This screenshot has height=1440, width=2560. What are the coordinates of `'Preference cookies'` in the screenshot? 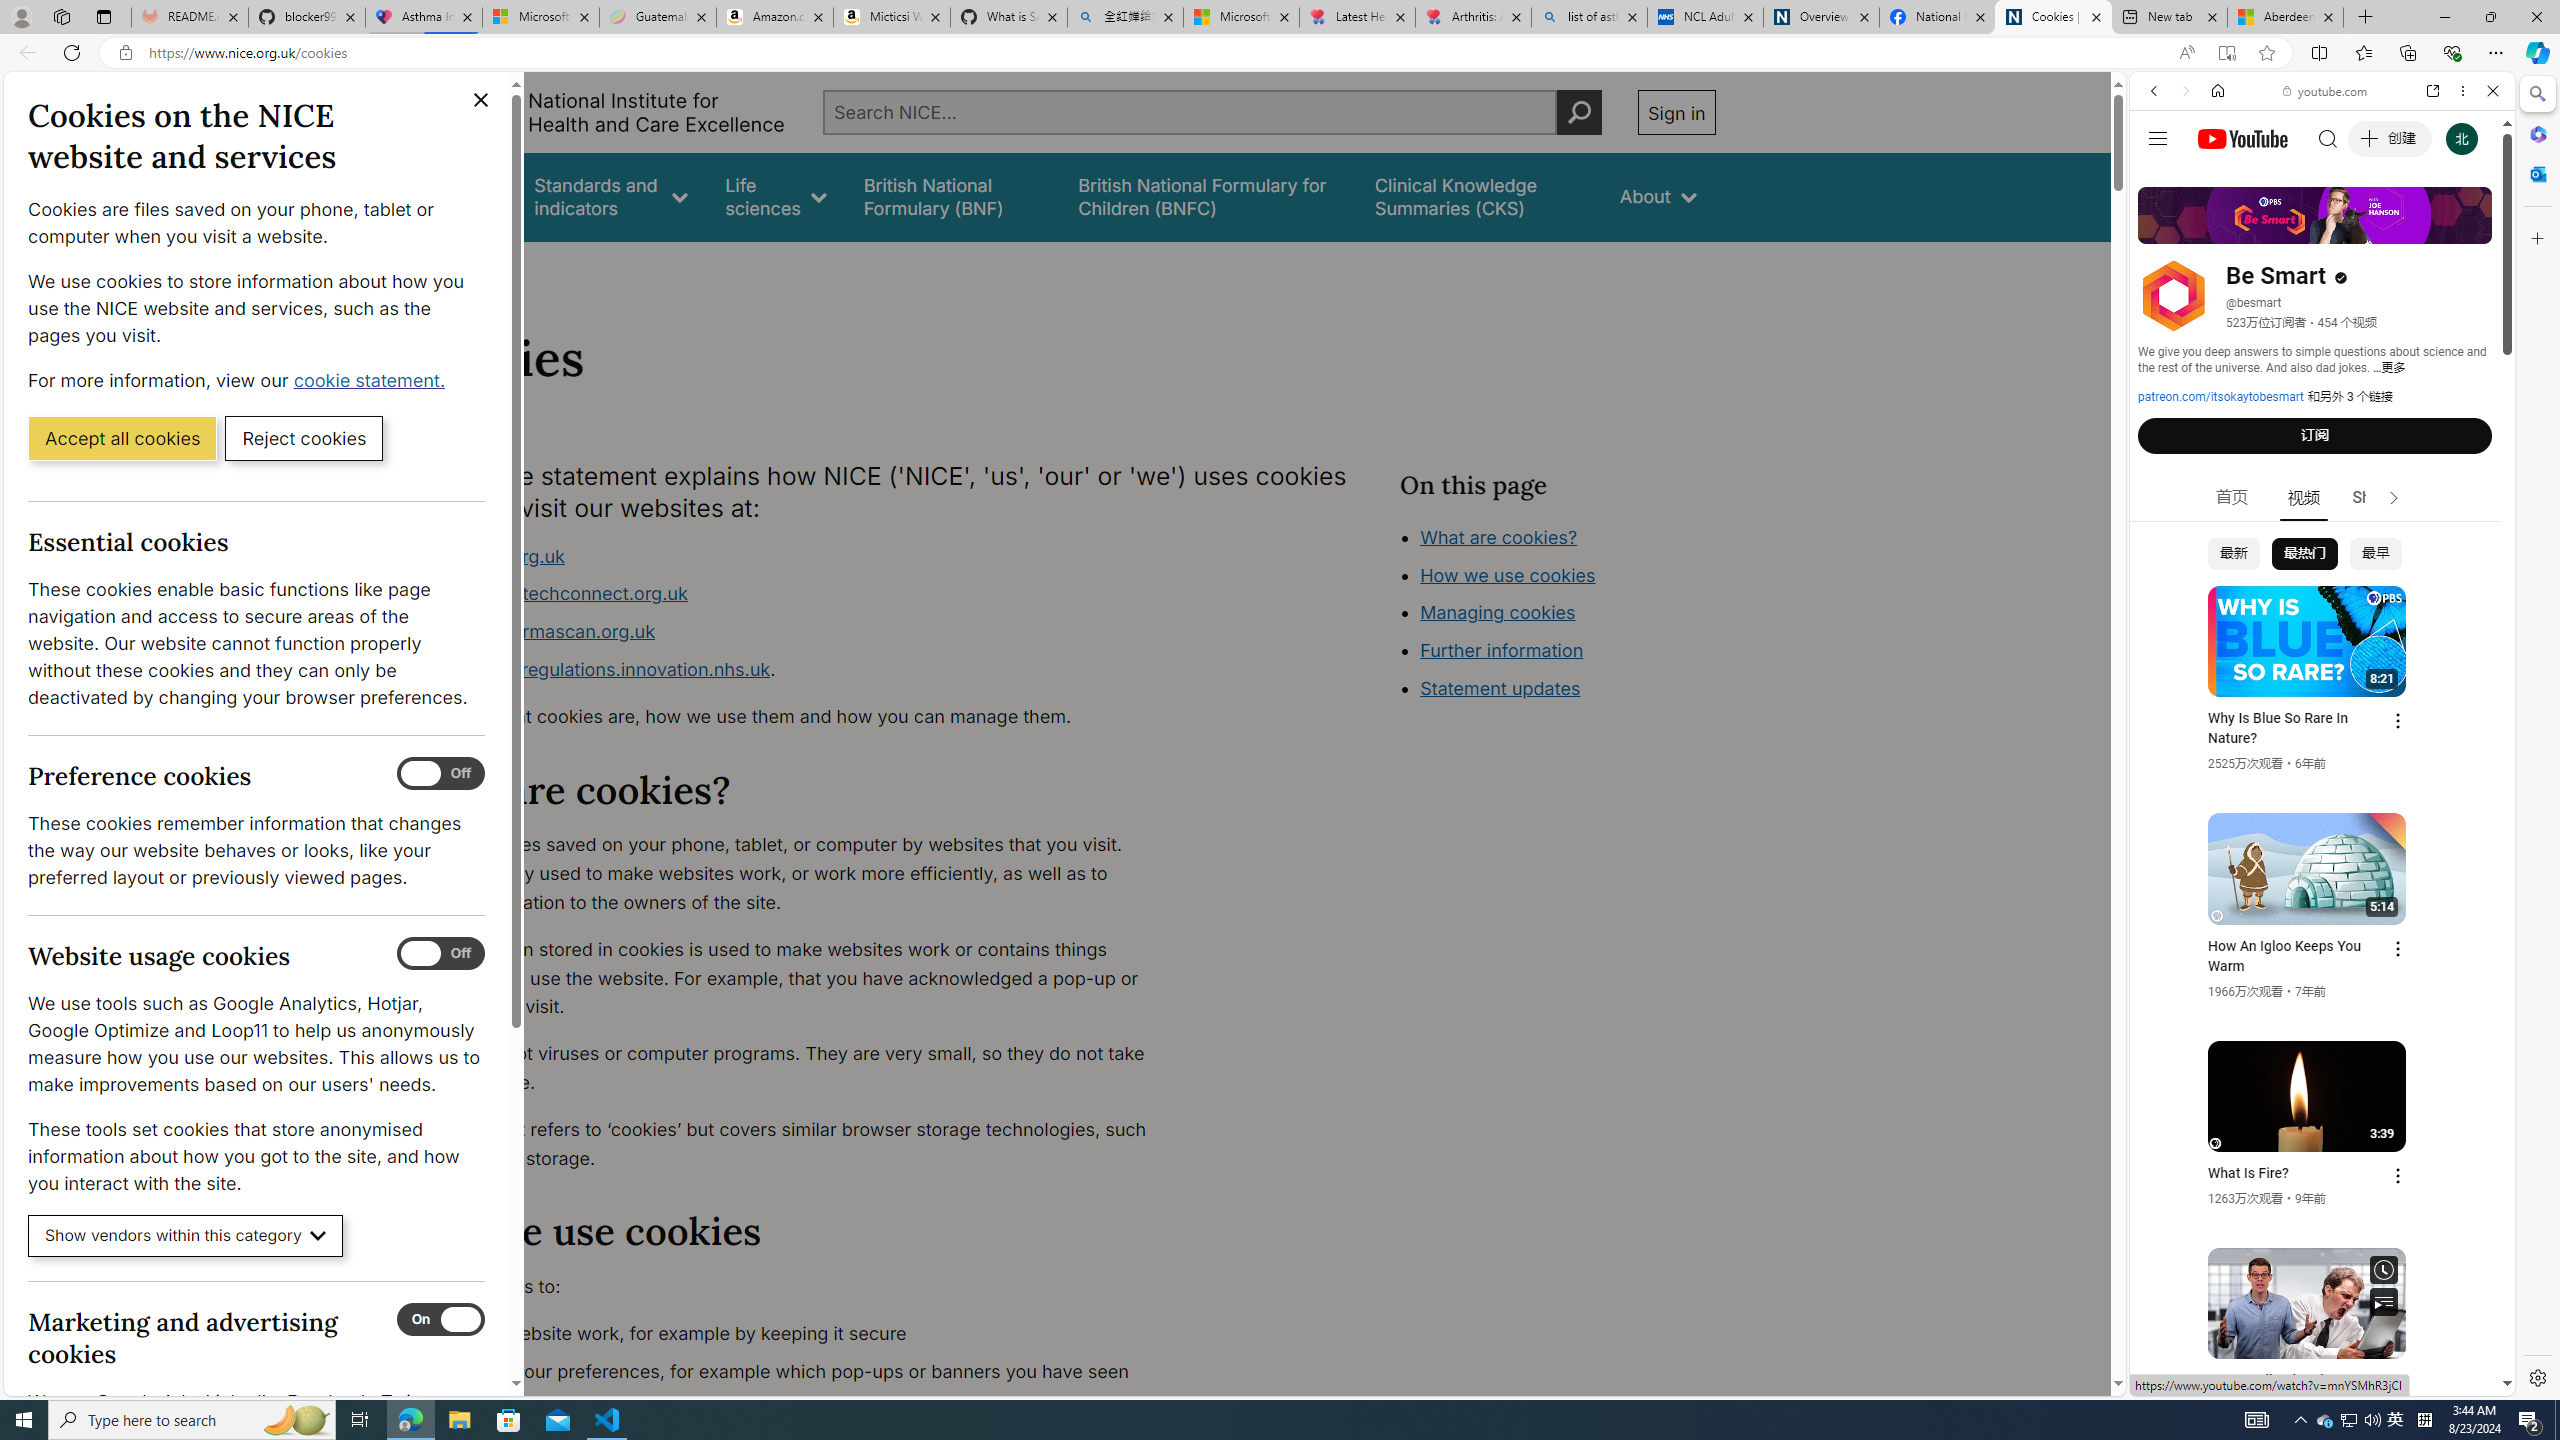 It's located at (440, 773).